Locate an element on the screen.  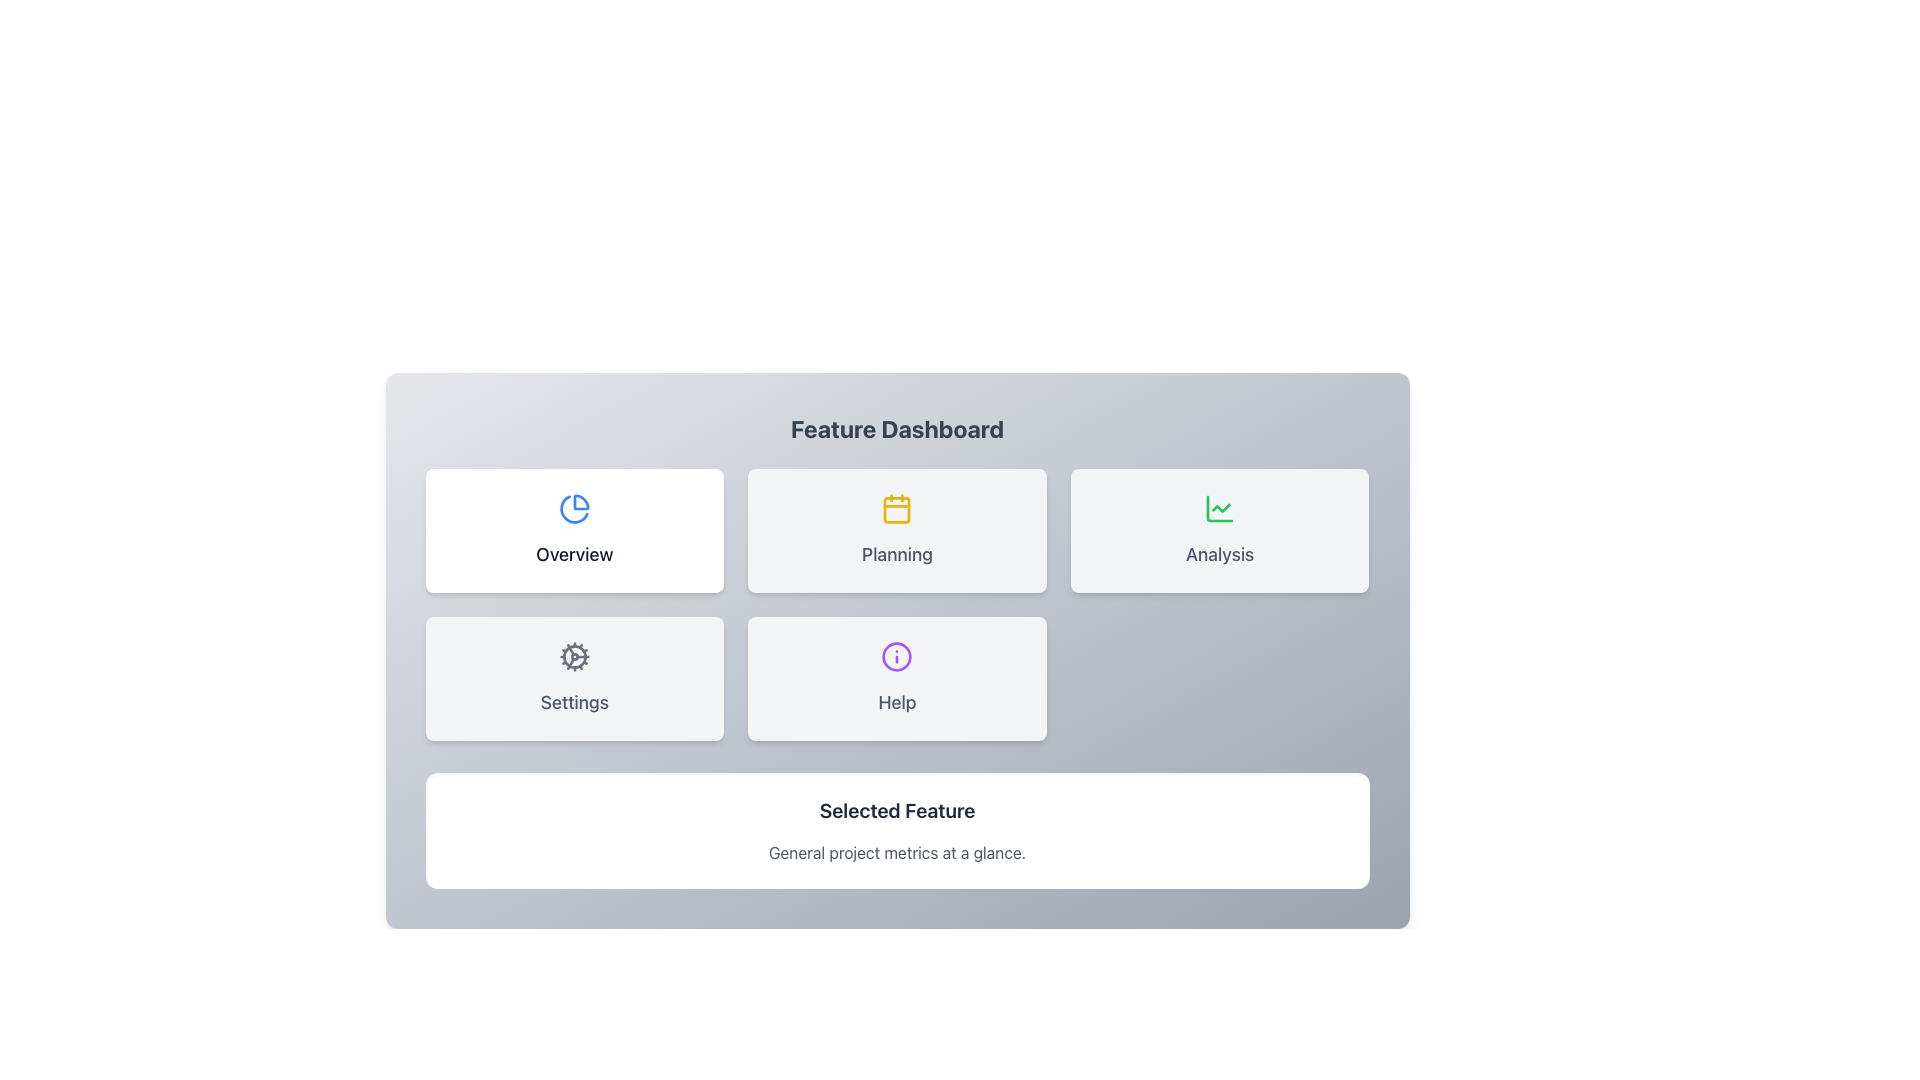
text label displaying 'General project metrics at a glance.' located within a white rounded rectangle at the bottom of the dashboard, below 'Selected Feature' is located at coordinates (896, 852).